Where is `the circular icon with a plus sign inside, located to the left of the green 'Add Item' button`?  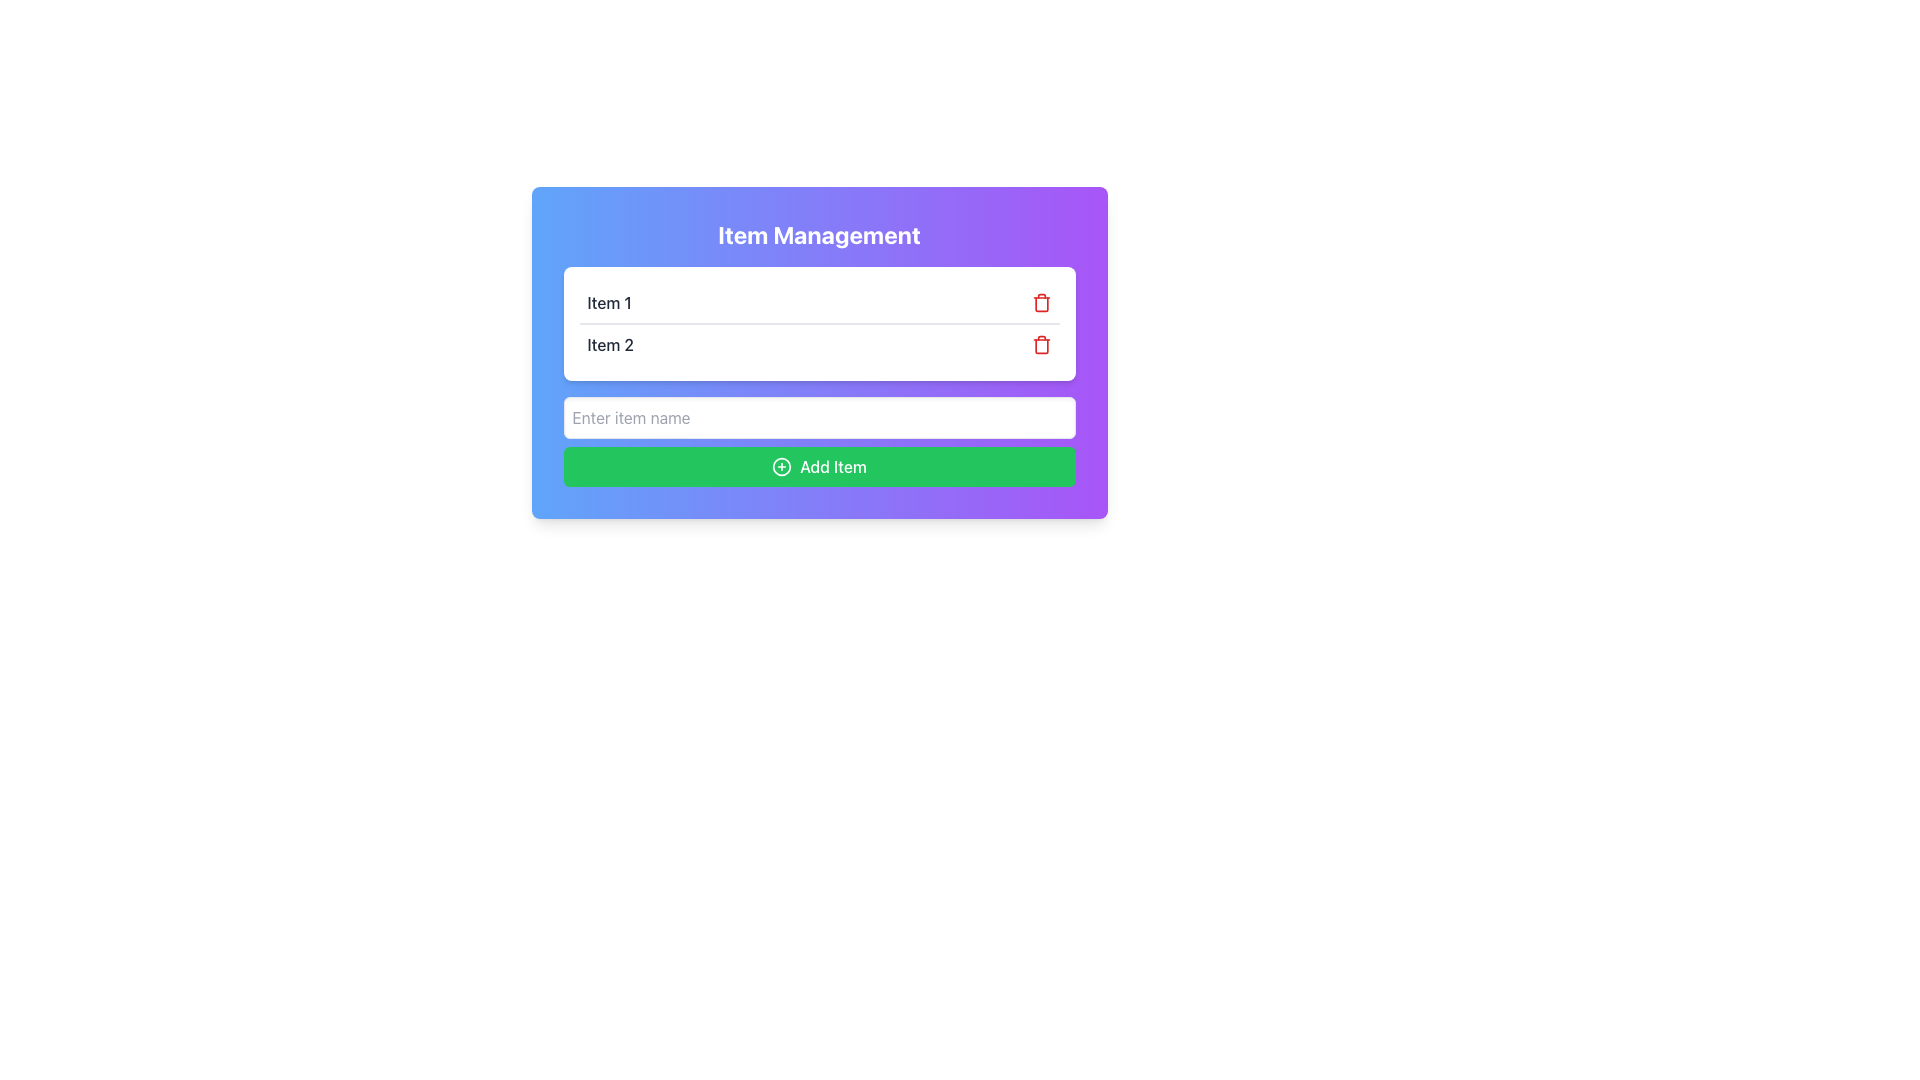 the circular icon with a plus sign inside, located to the left of the green 'Add Item' button is located at coordinates (781, 466).